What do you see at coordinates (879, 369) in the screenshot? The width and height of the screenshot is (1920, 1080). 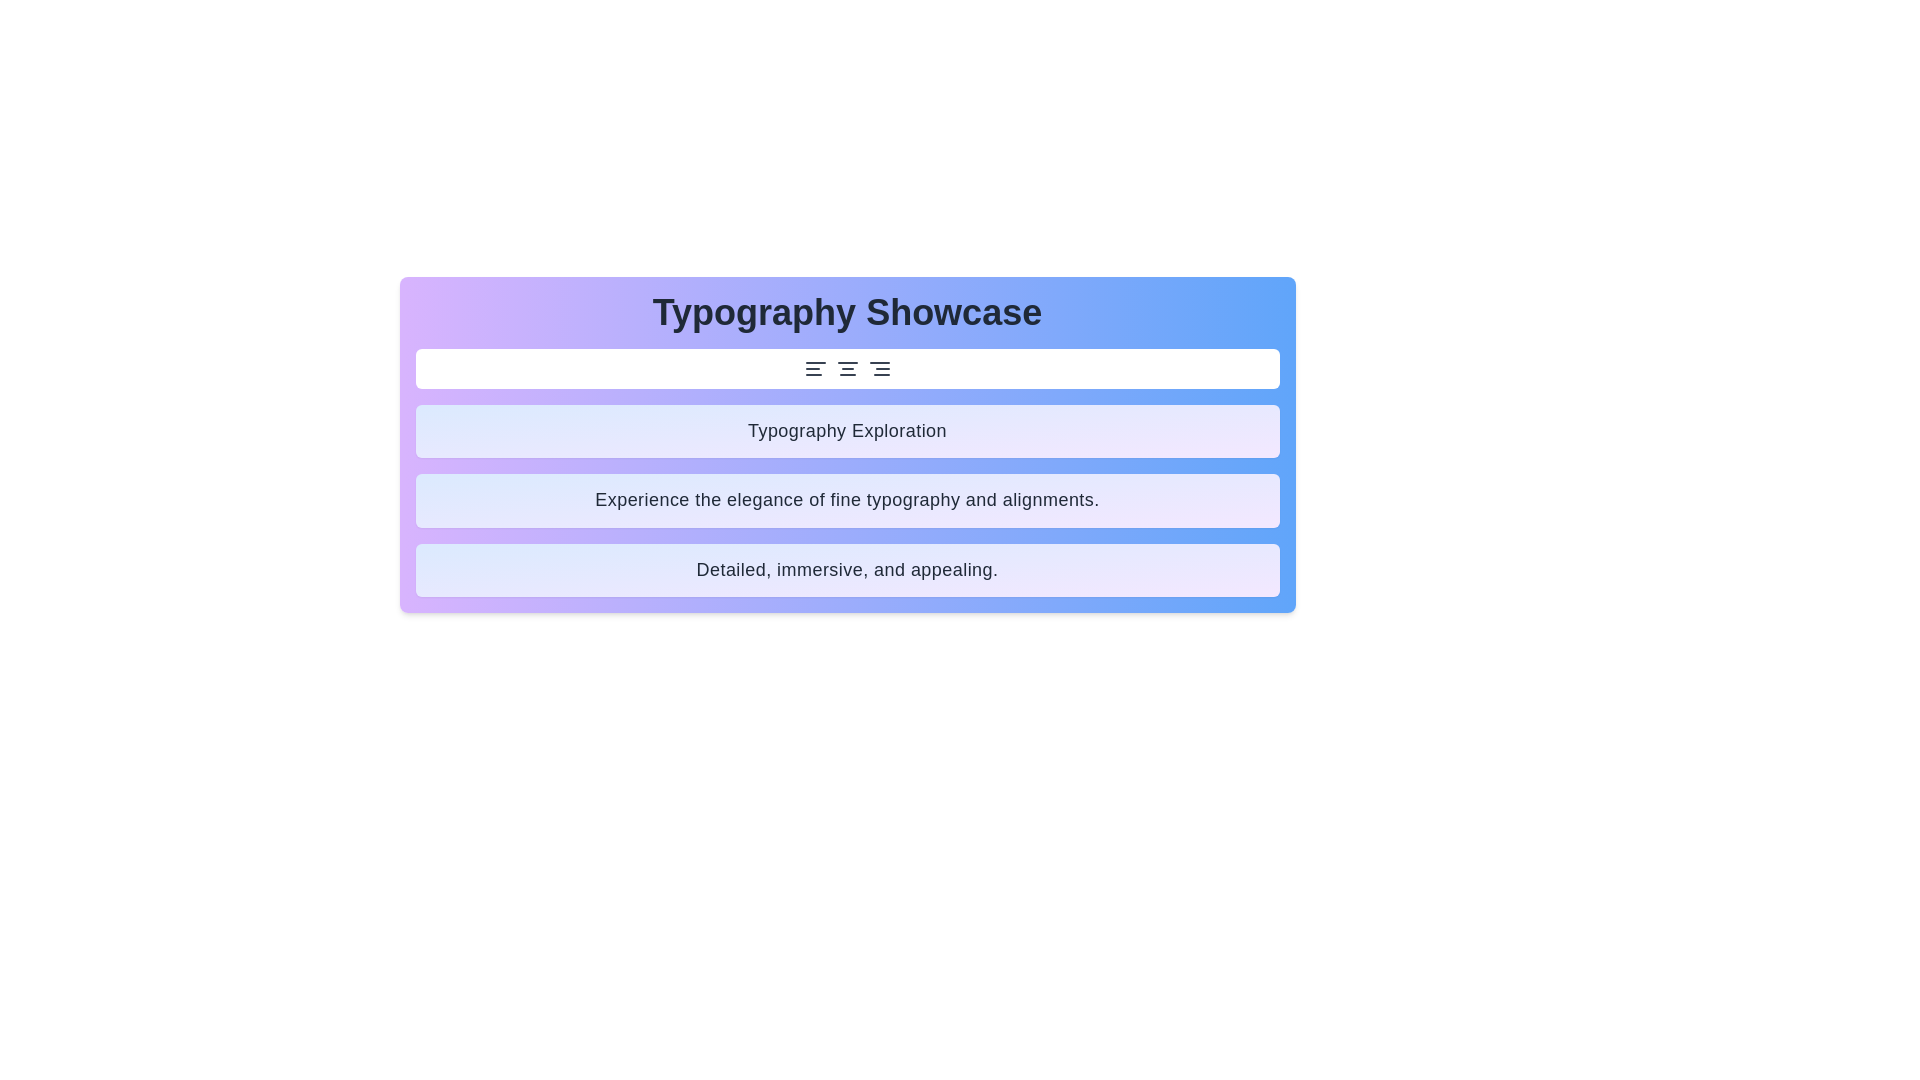 I see `the right-align icon, which is the fourth icon in the toolbar under 'Typography Showcase', by focusing or tabbing onto it` at bounding box center [879, 369].